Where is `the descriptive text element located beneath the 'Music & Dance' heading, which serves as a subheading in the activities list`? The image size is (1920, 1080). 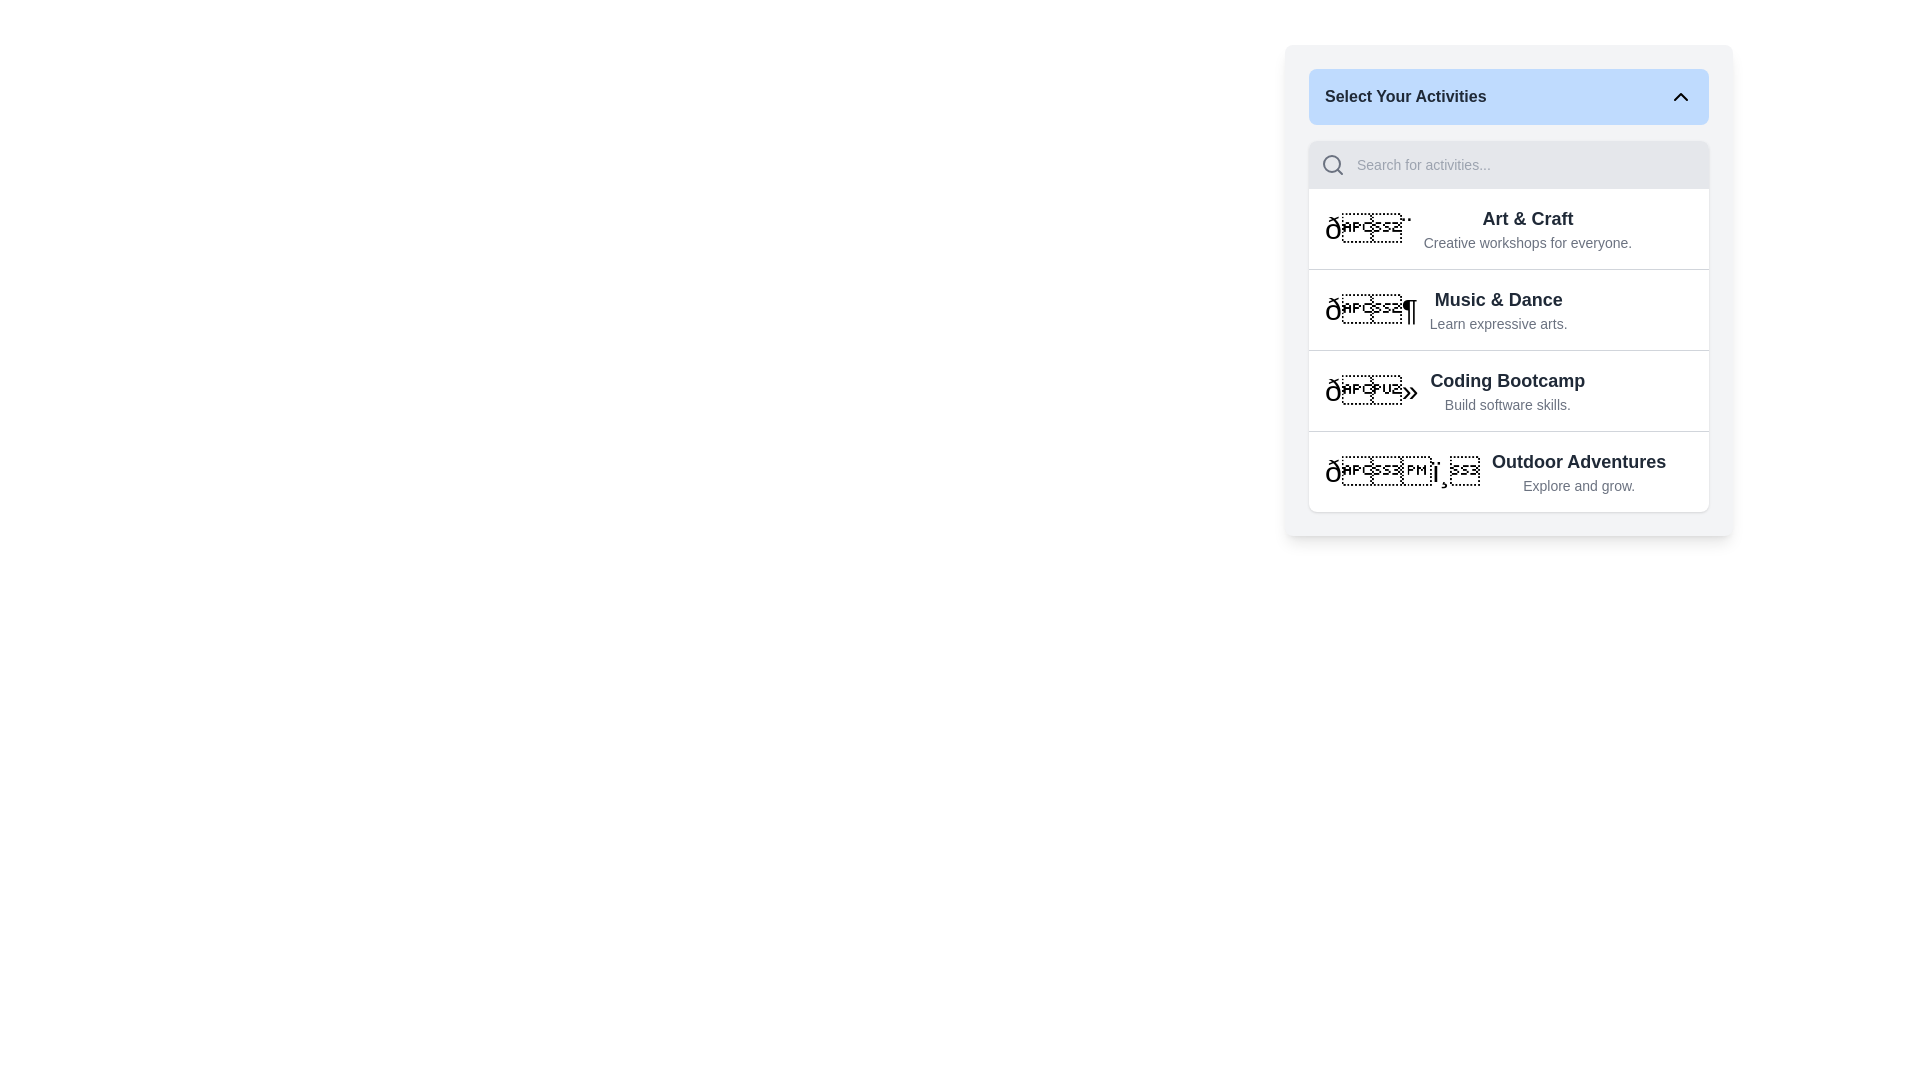 the descriptive text element located beneath the 'Music & Dance' heading, which serves as a subheading in the activities list is located at coordinates (1498, 323).